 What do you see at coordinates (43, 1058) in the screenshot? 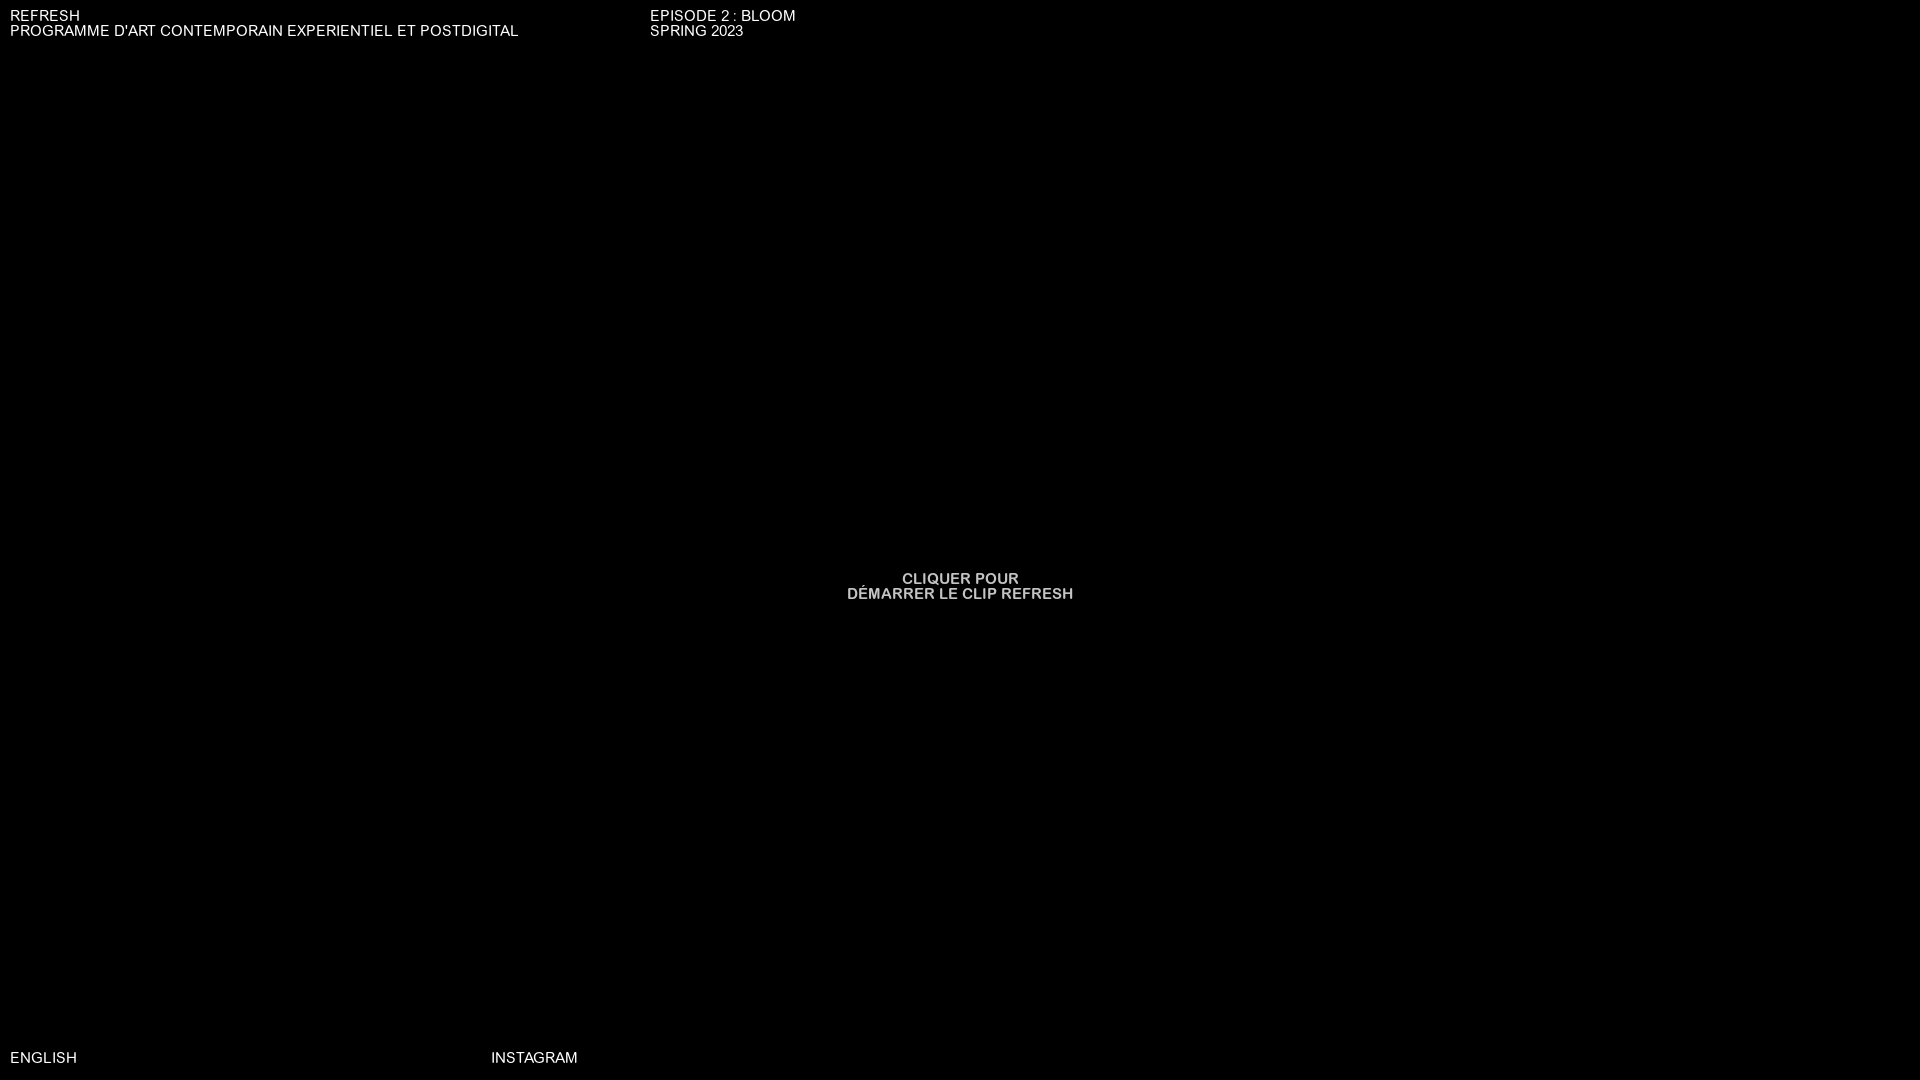
I see `'ENGLISH'` at bounding box center [43, 1058].